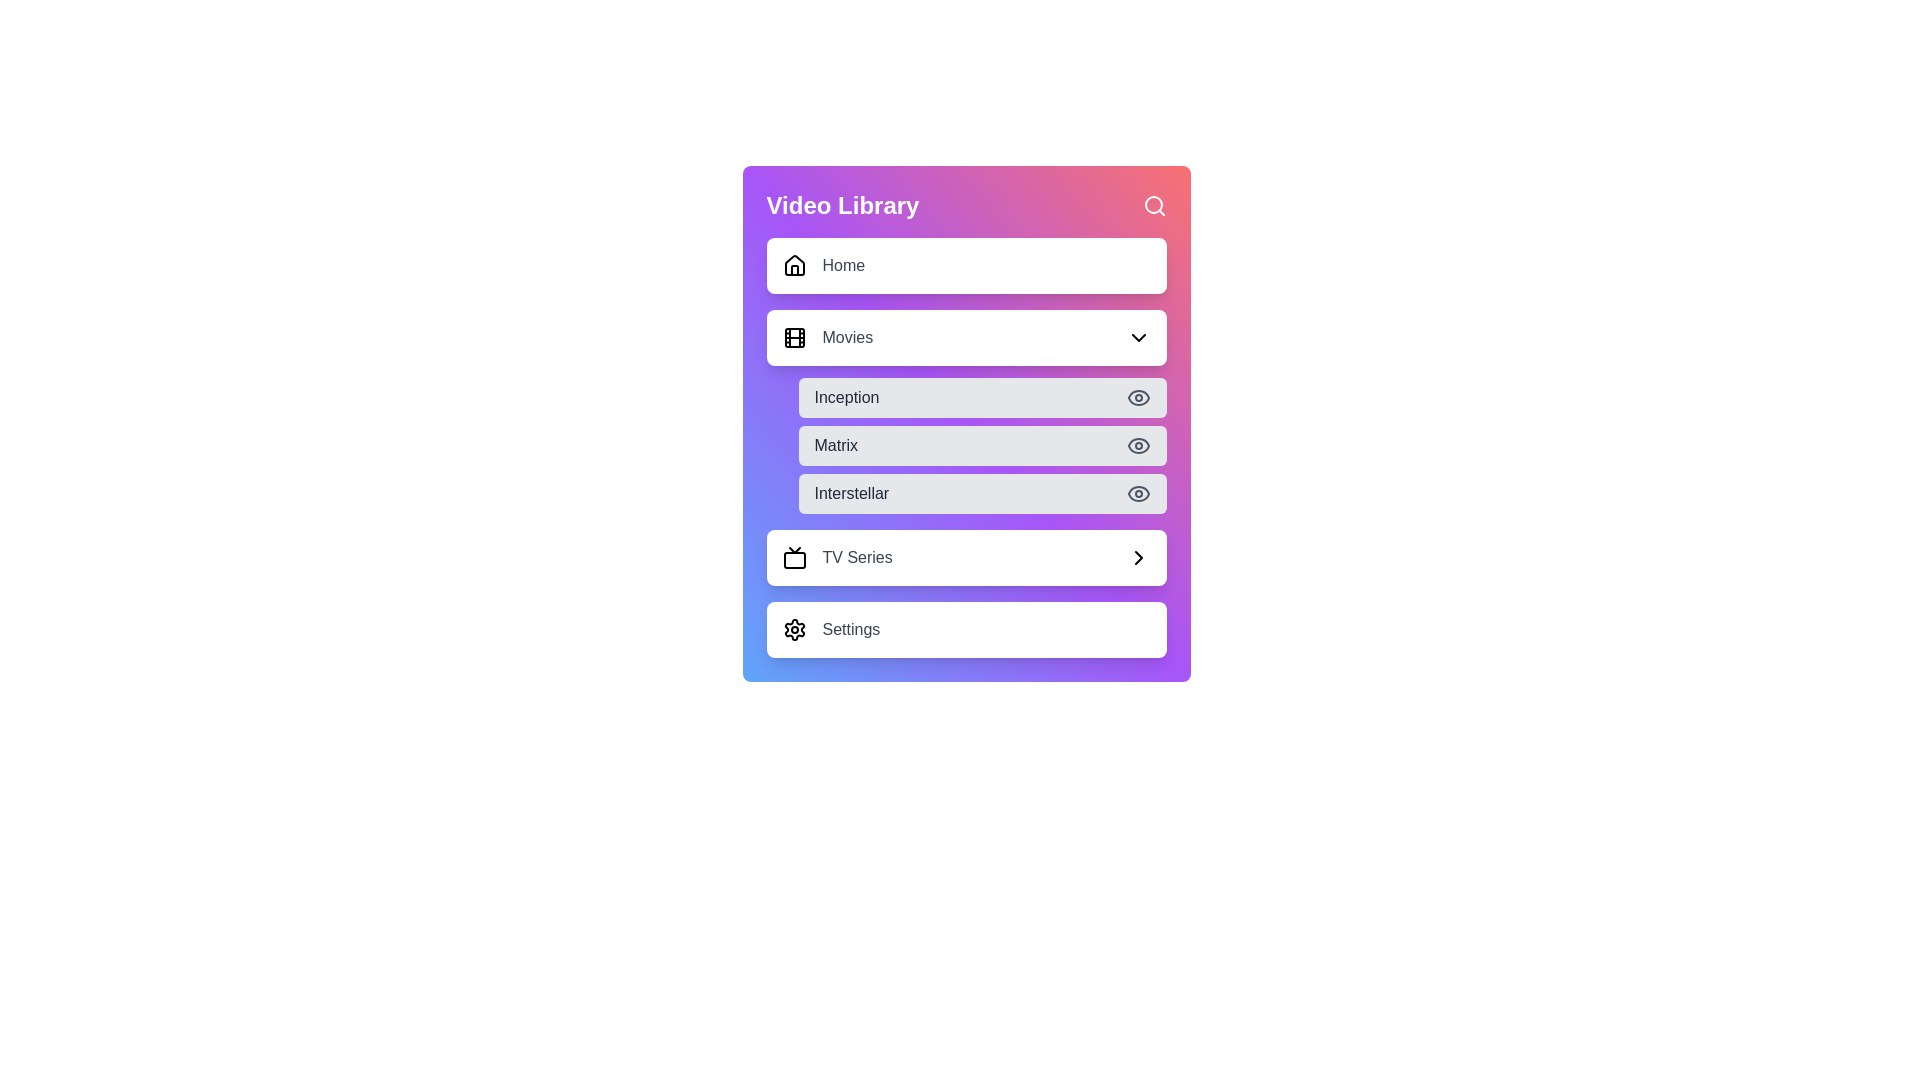 The image size is (1920, 1080). I want to click on the stylized house icon located in the top-left portion of the application interface, which is the leftmost icon in the 'Home' button of a vertical list menu, so click(793, 264).